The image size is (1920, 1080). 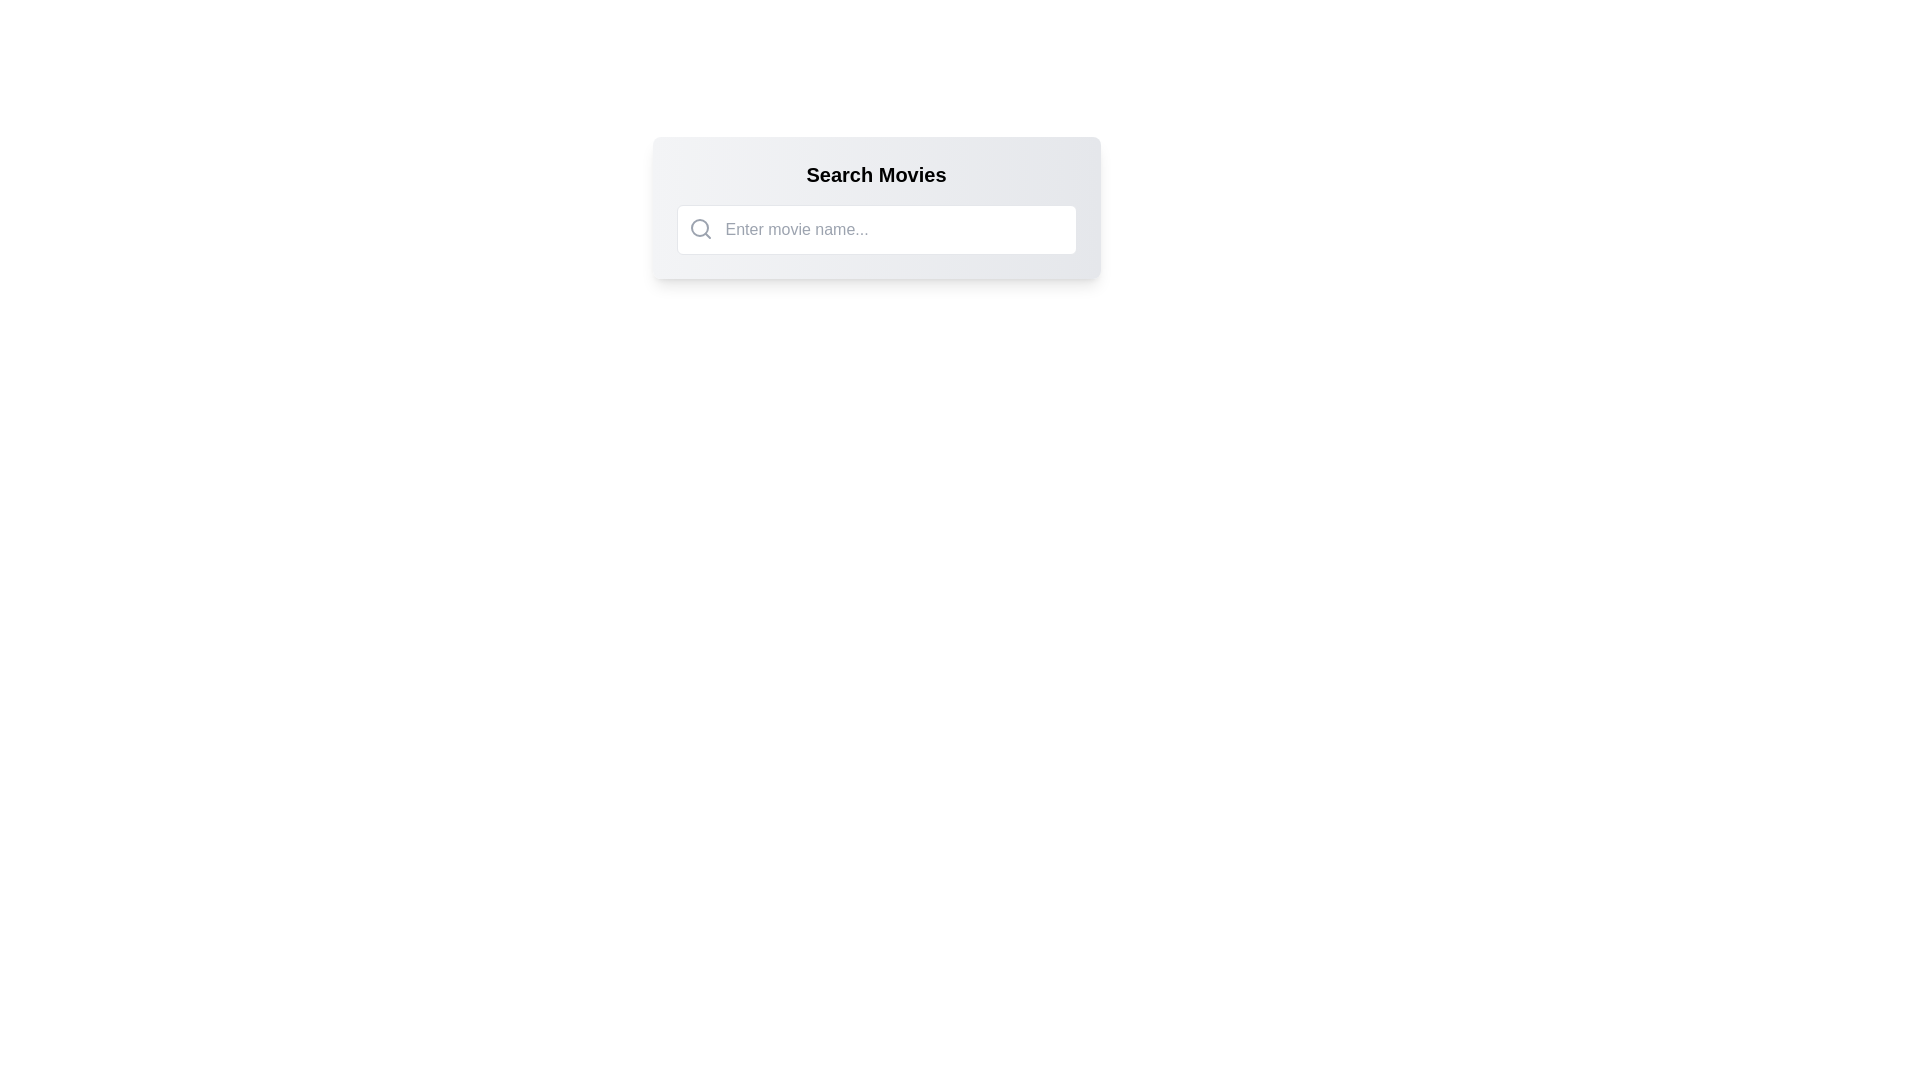 I want to click on inner SVG circle element of the magnifying glass icon located at the left edge of the search input field for debugging purposes, so click(x=699, y=226).